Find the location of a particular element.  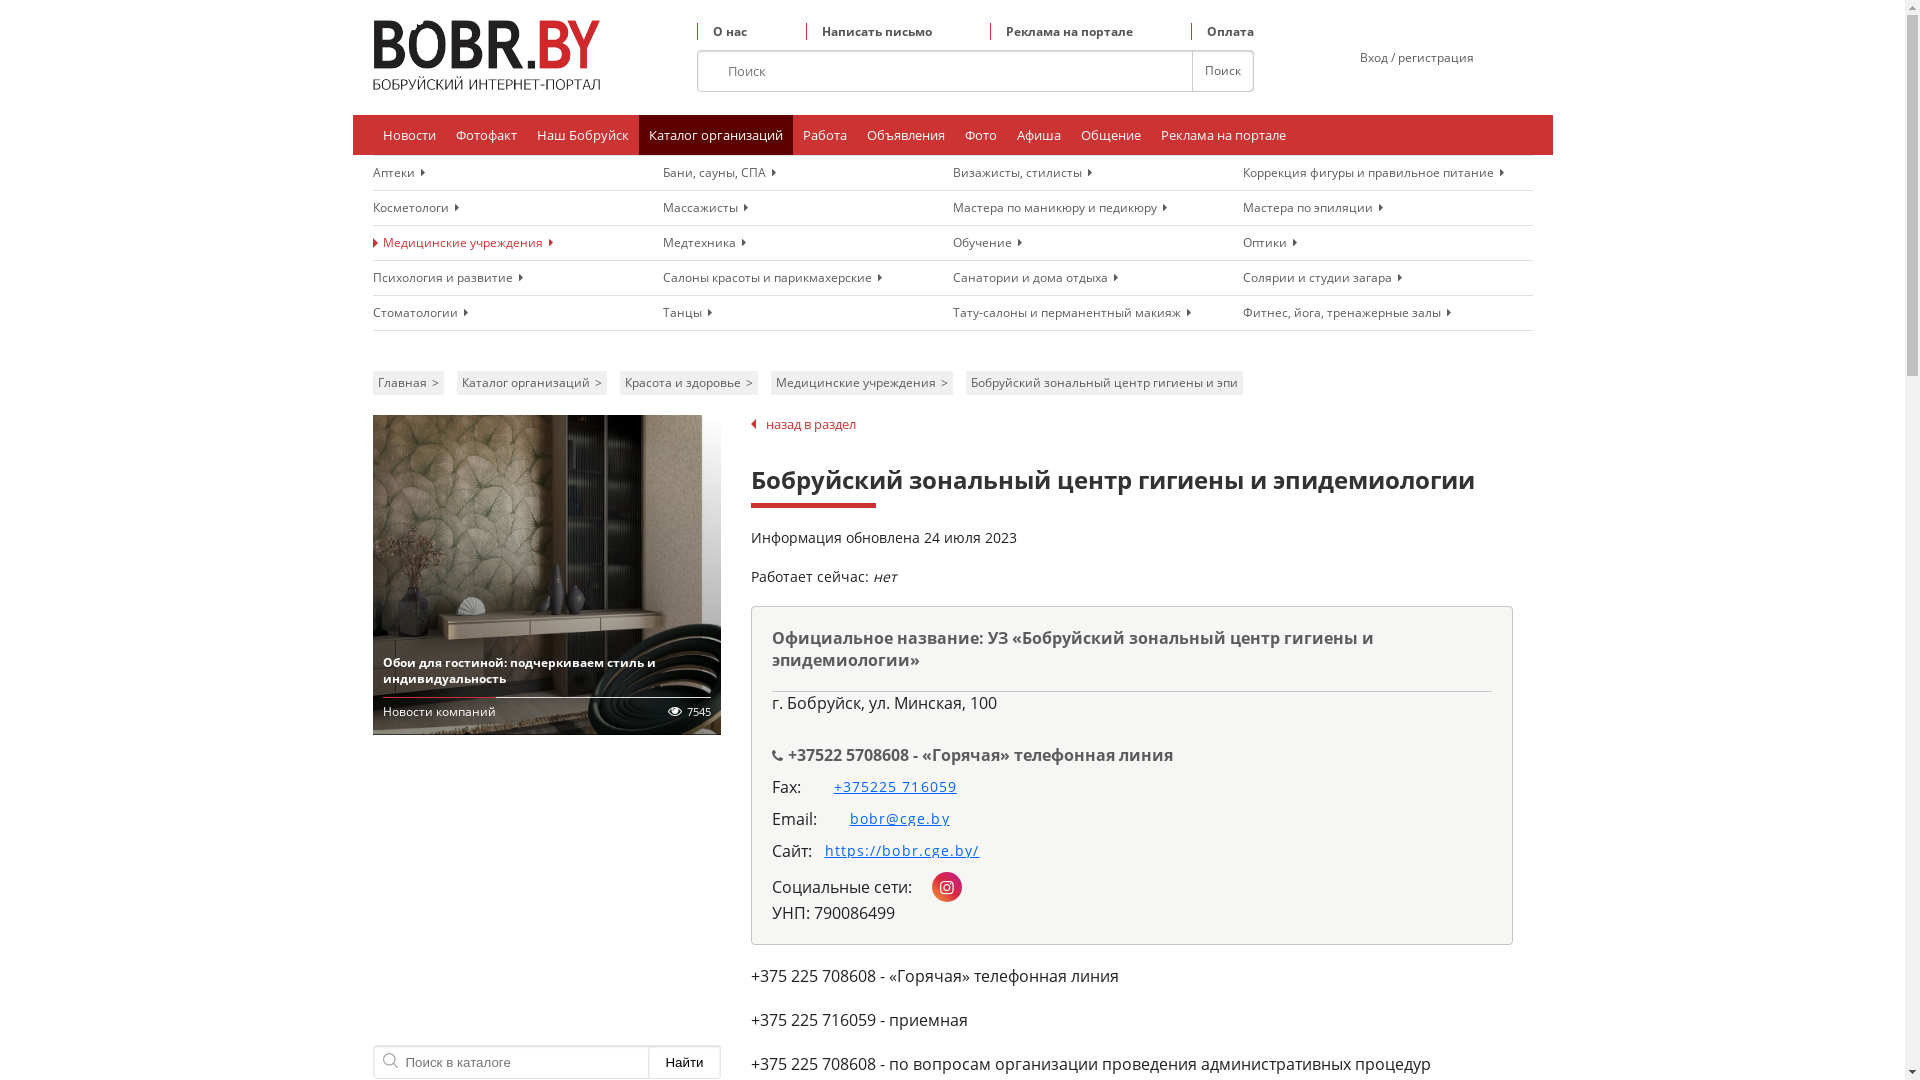

'https://bobr.cge.by/' is located at coordinates (895, 851).